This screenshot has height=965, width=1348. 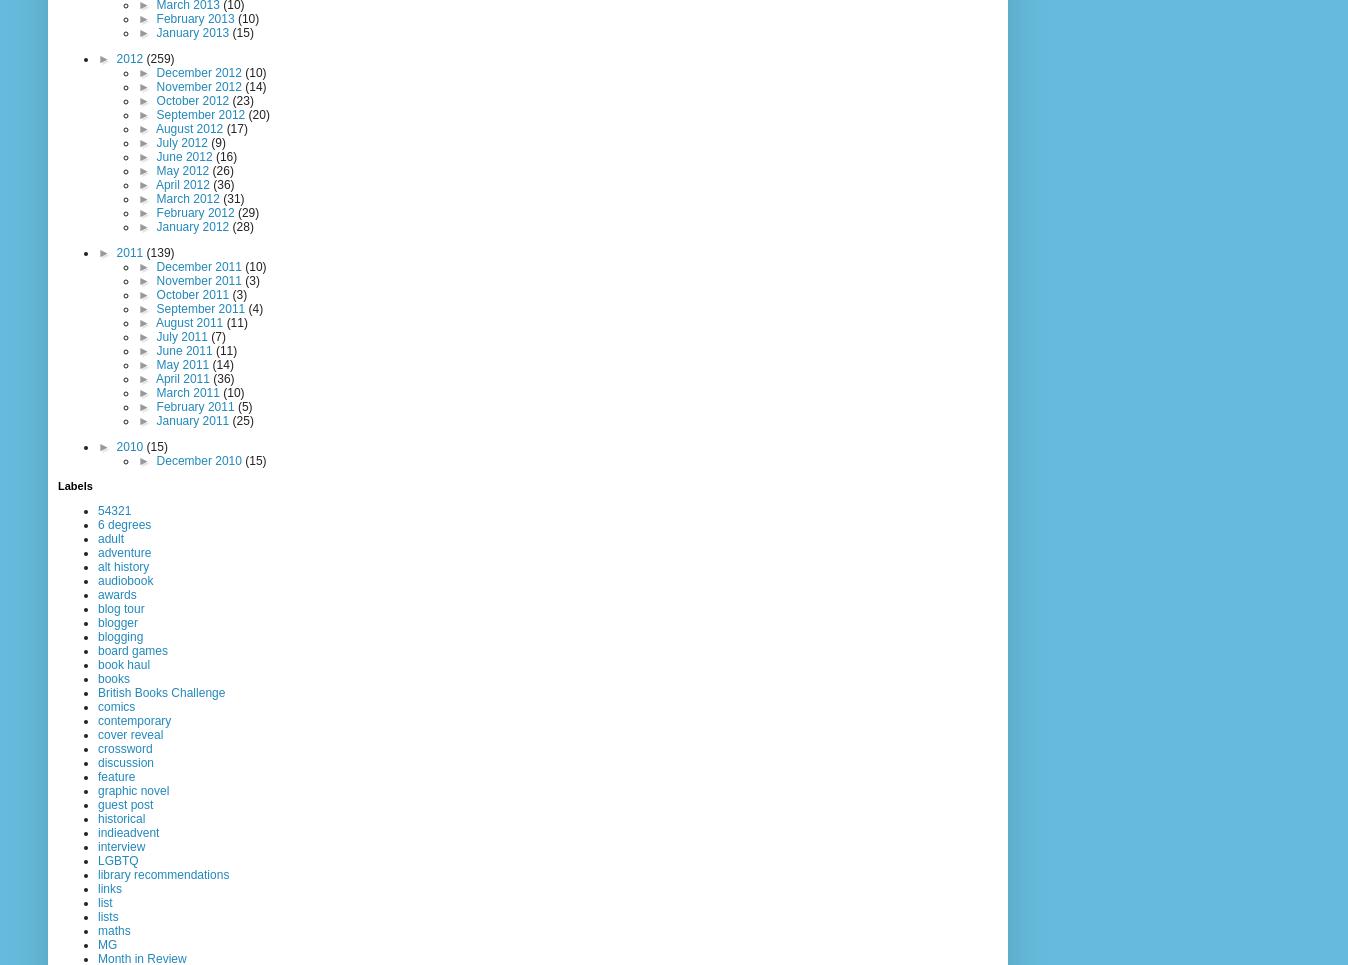 I want to click on 'September 2011', so click(x=202, y=307).